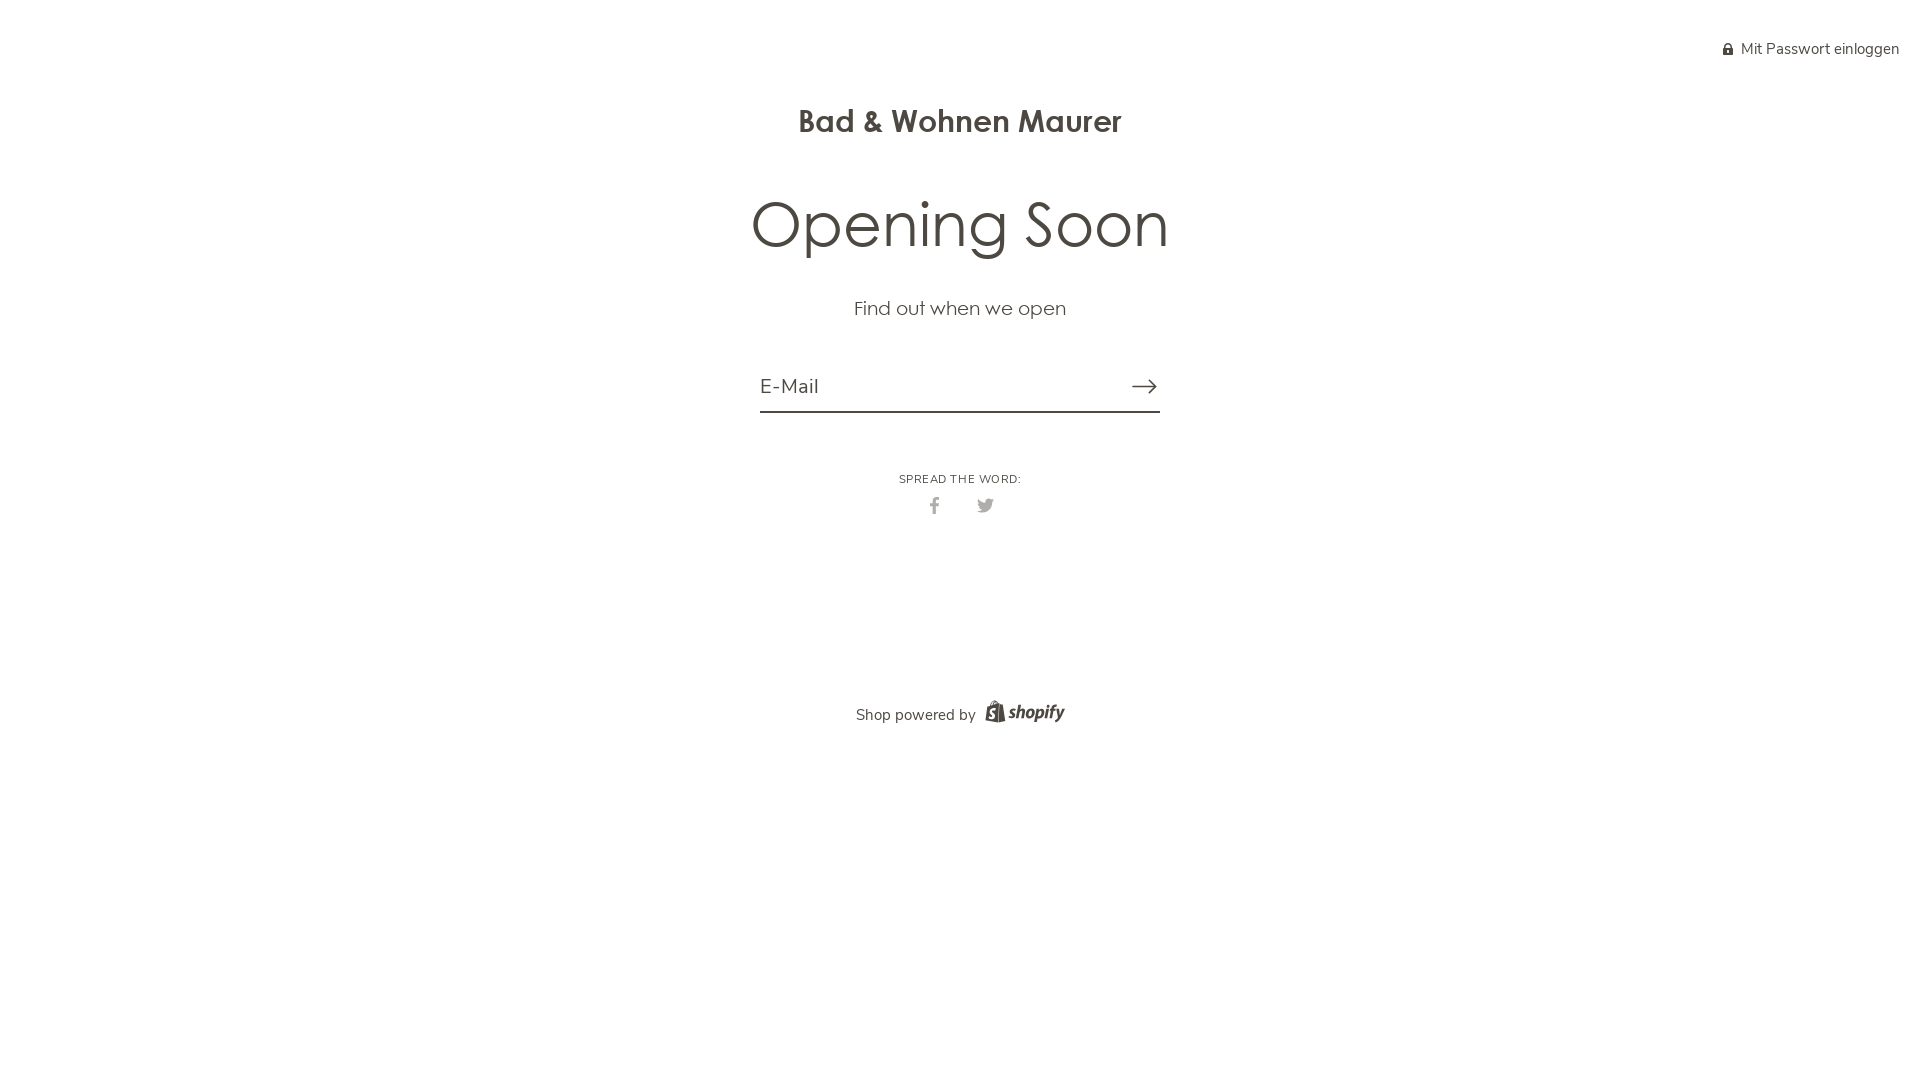  What do you see at coordinates (985, 503) in the screenshot?
I see `'Twittern'` at bounding box center [985, 503].